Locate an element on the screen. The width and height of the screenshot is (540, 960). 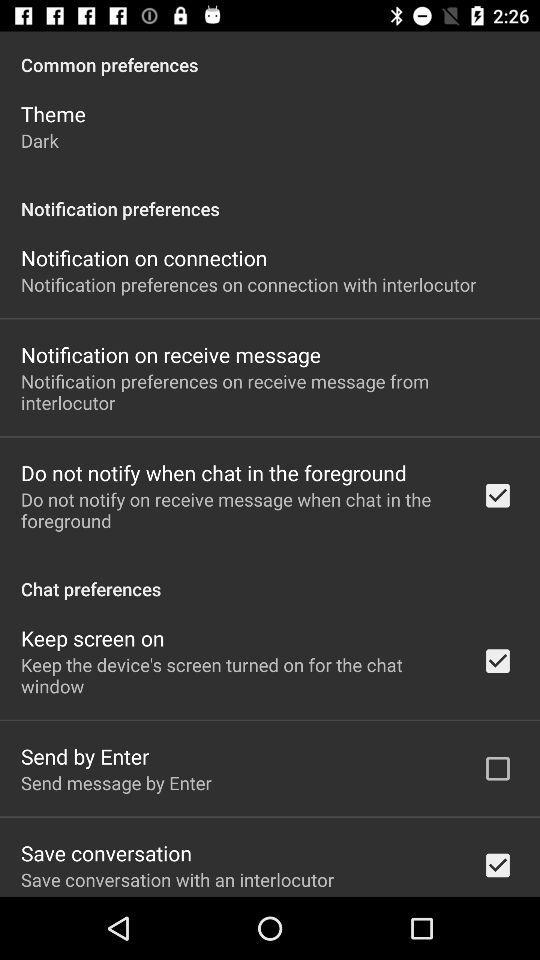
chat preferences item is located at coordinates (270, 578).